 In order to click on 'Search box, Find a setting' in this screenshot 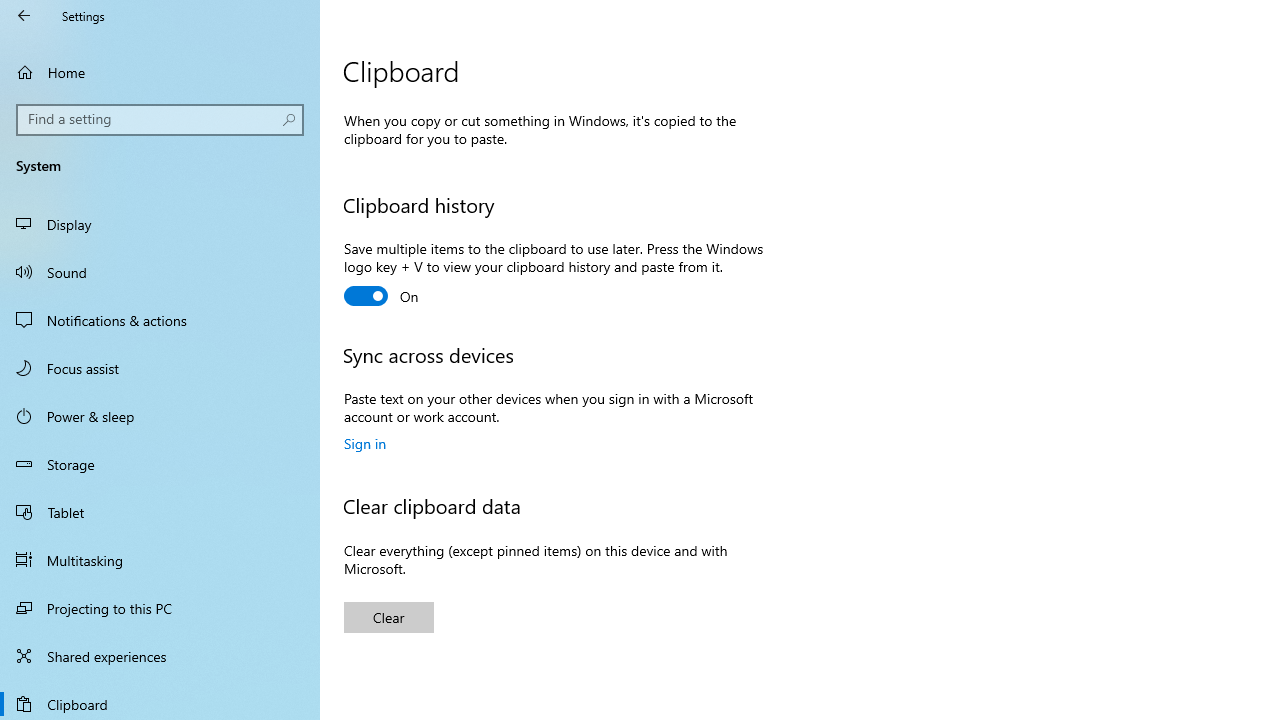, I will do `click(160, 119)`.